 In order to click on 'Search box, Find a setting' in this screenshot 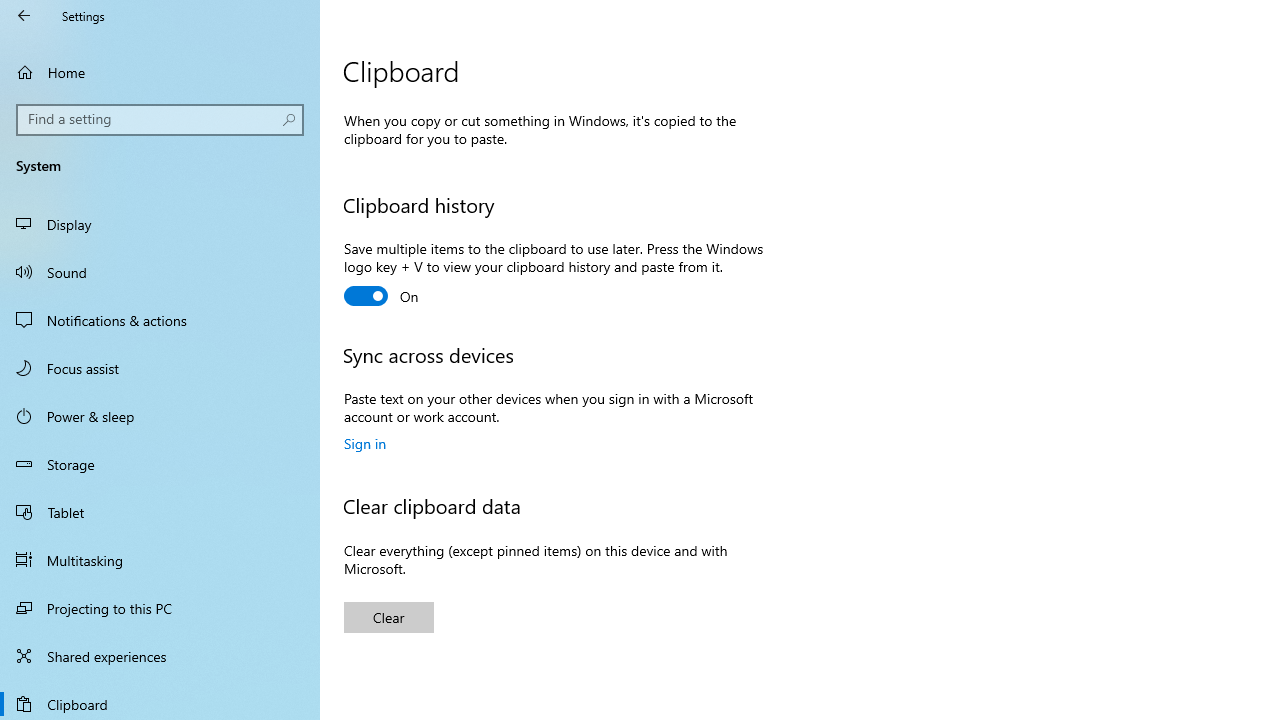, I will do `click(160, 119)`.